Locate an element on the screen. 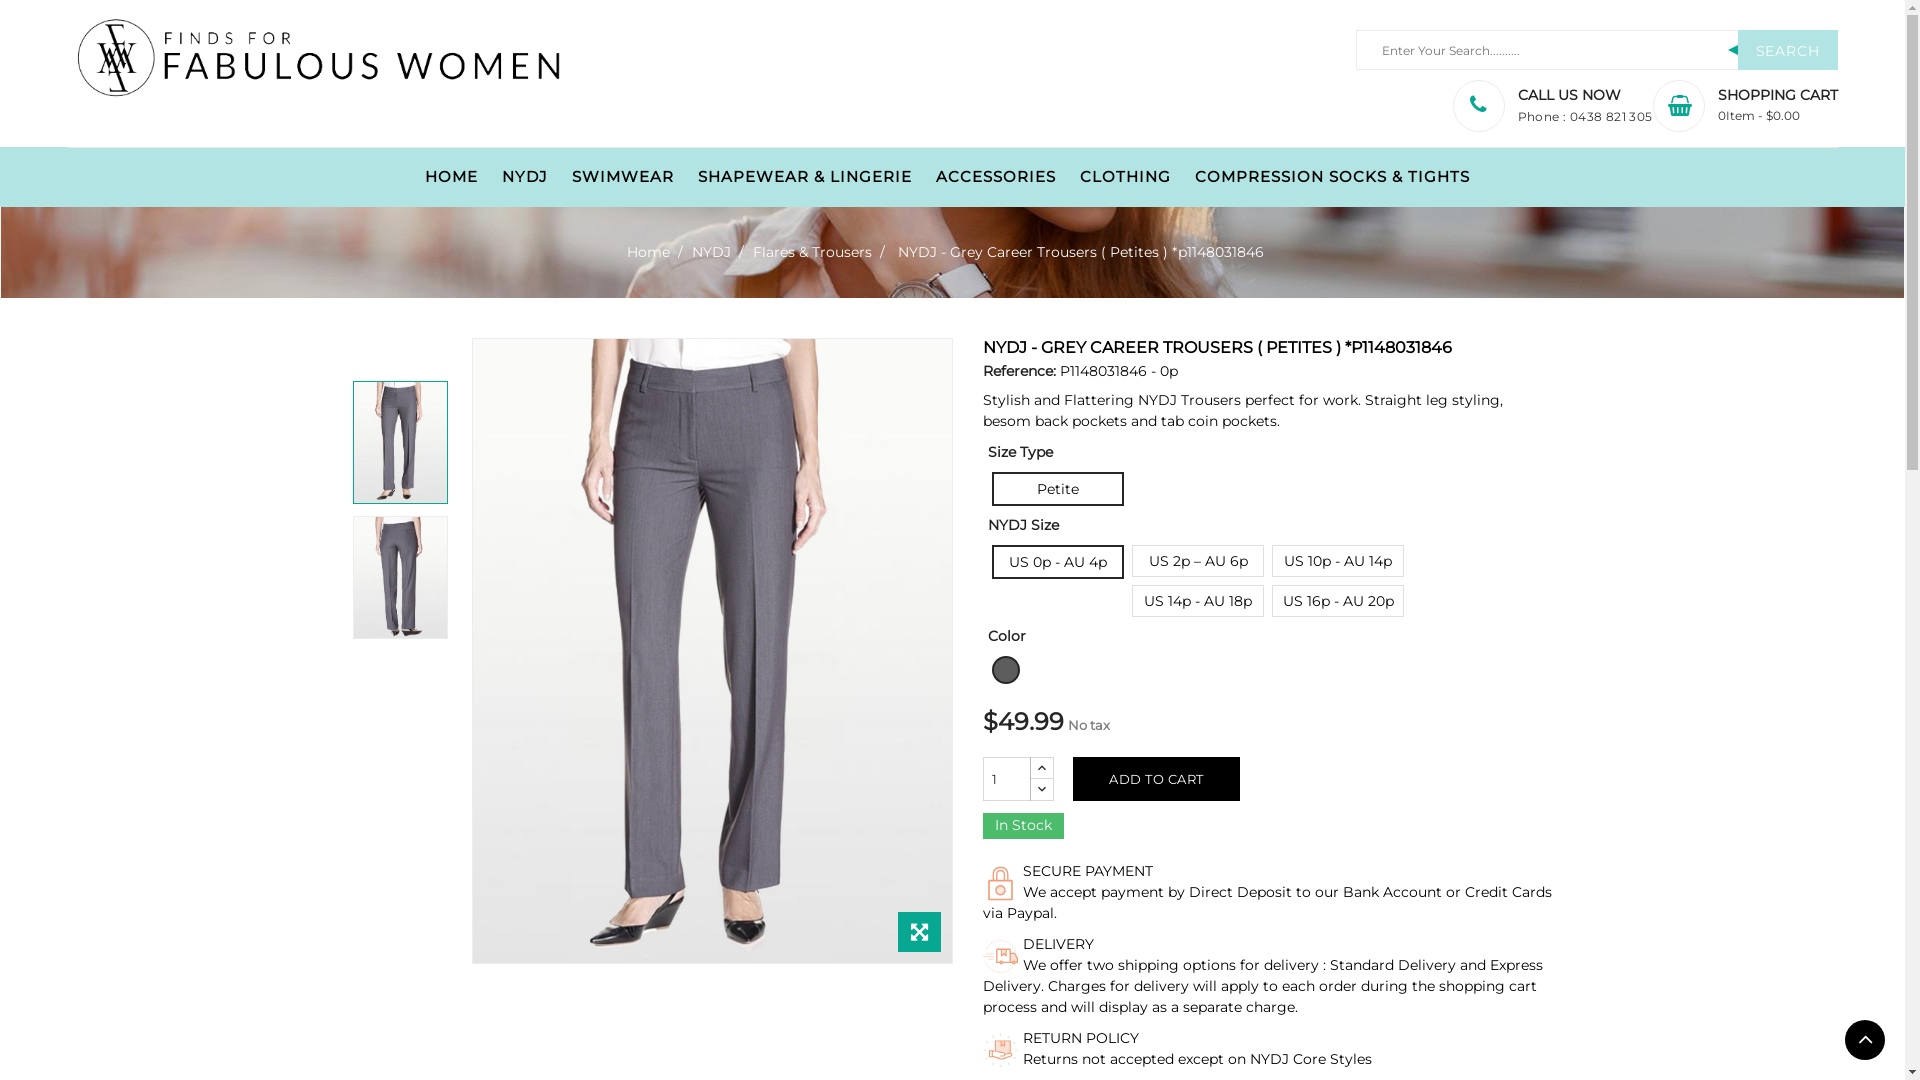  'COMPRESSION SOCKS & TIGHTS' is located at coordinates (1332, 176).